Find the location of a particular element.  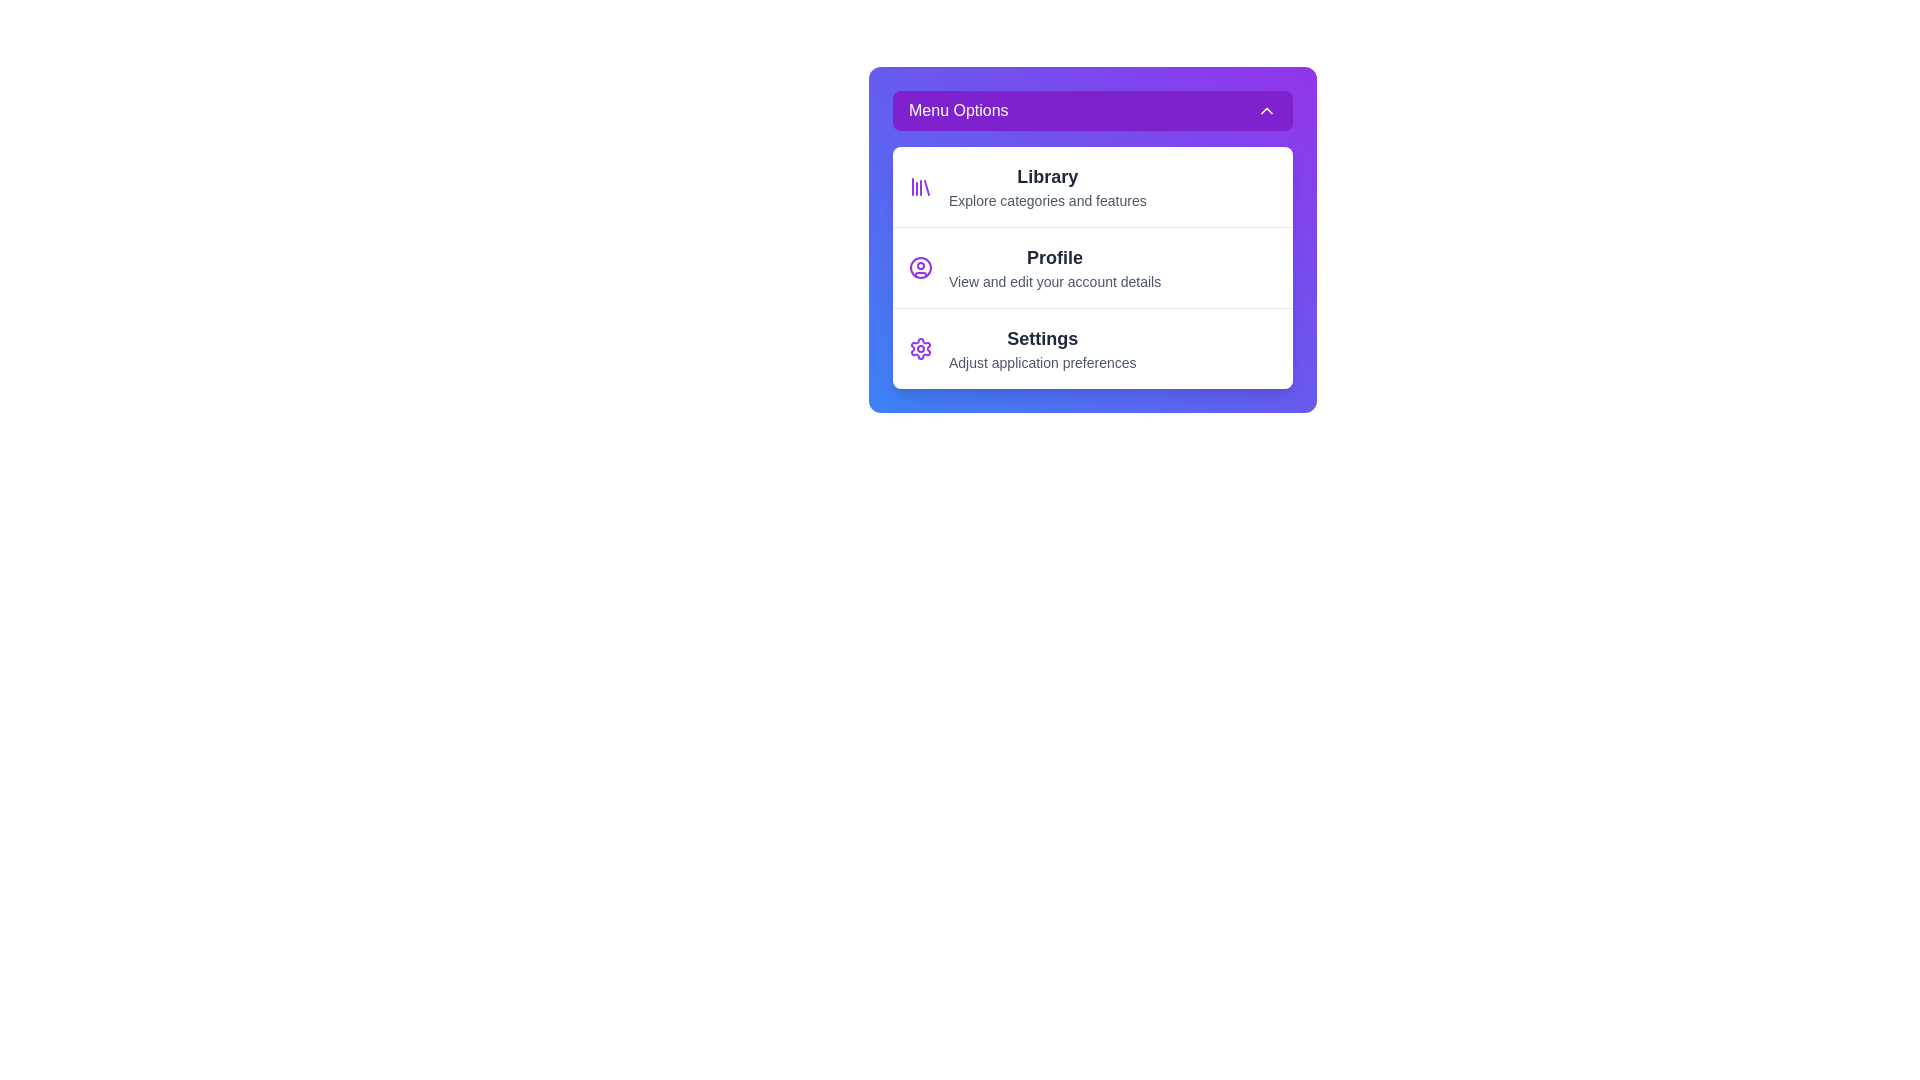

the third list item with an icon and text is located at coordinates (1092, 347).